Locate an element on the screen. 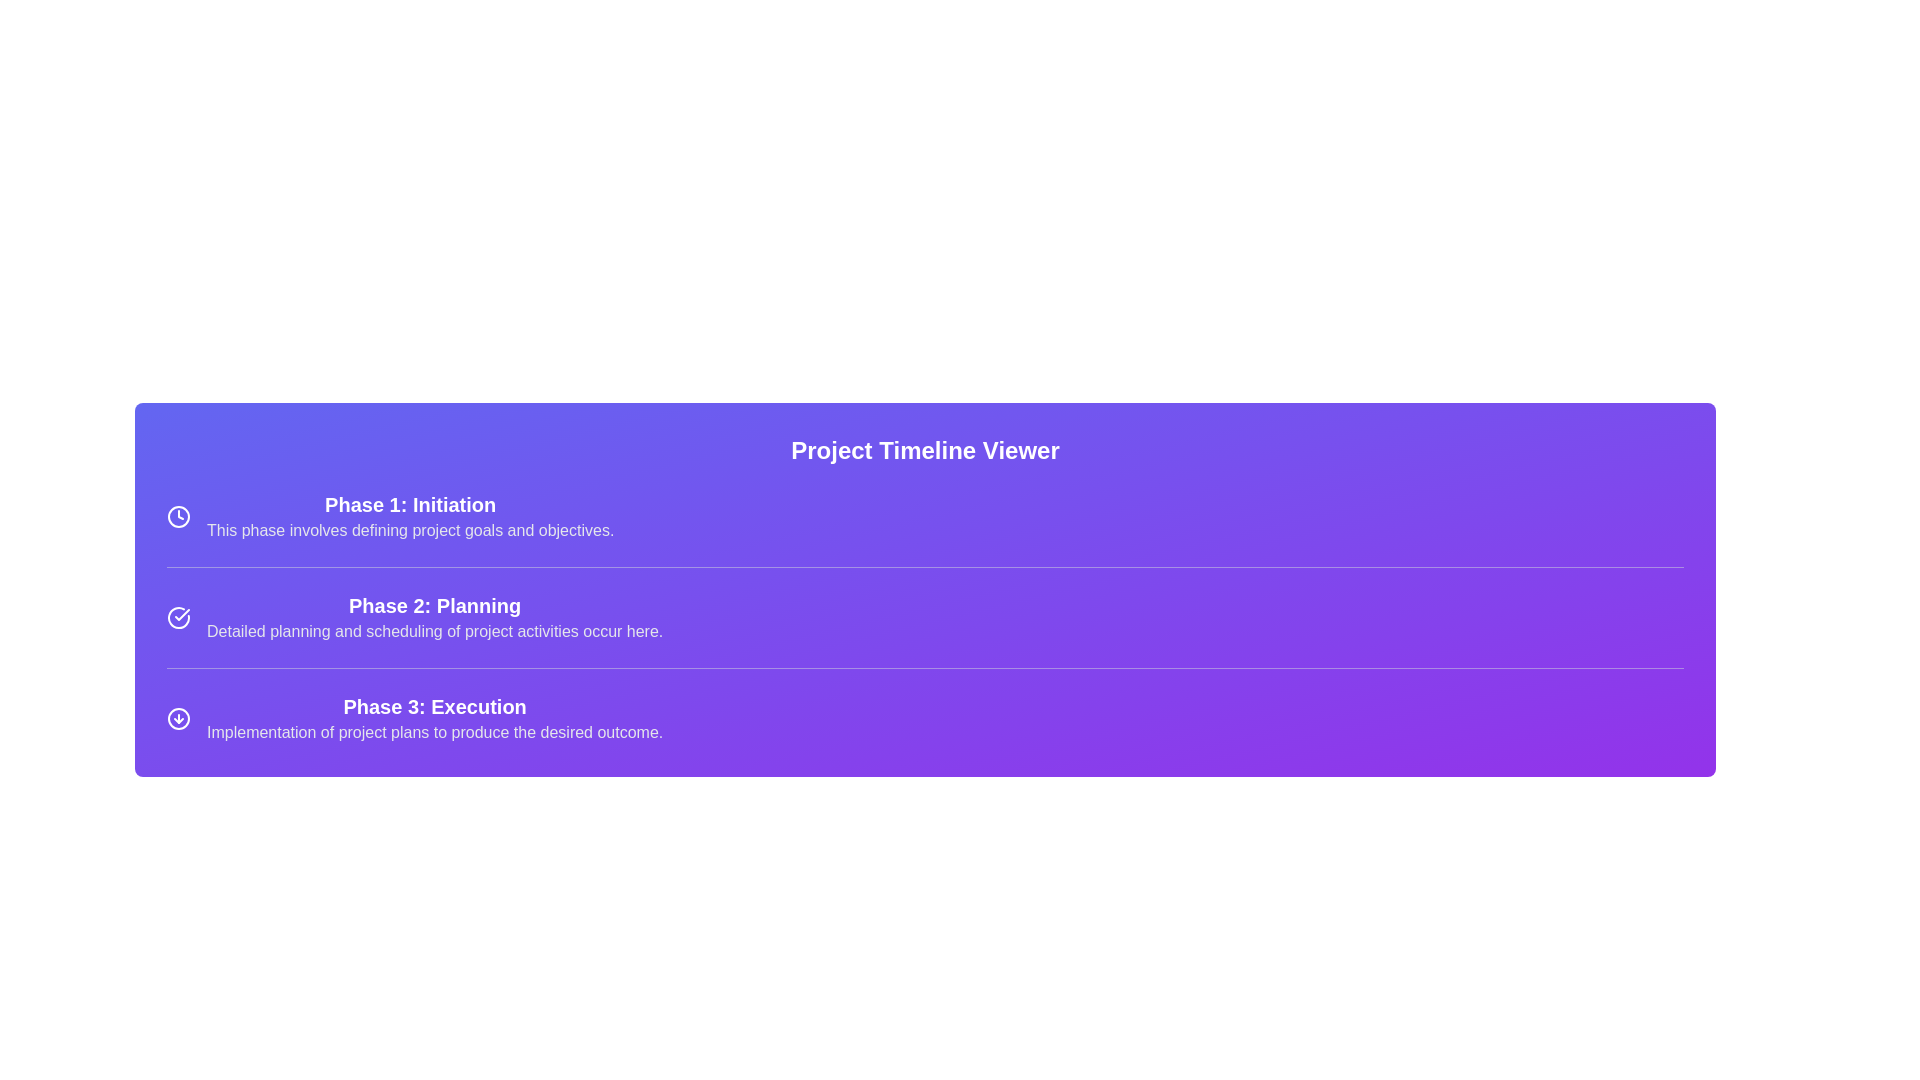  text content of the element displaying 'Phase 2: Planning', which is styled in a larger and bold font, located in a section with a purple background, above the description about detailed planning and scheduling is located at coordinates (434, 604).